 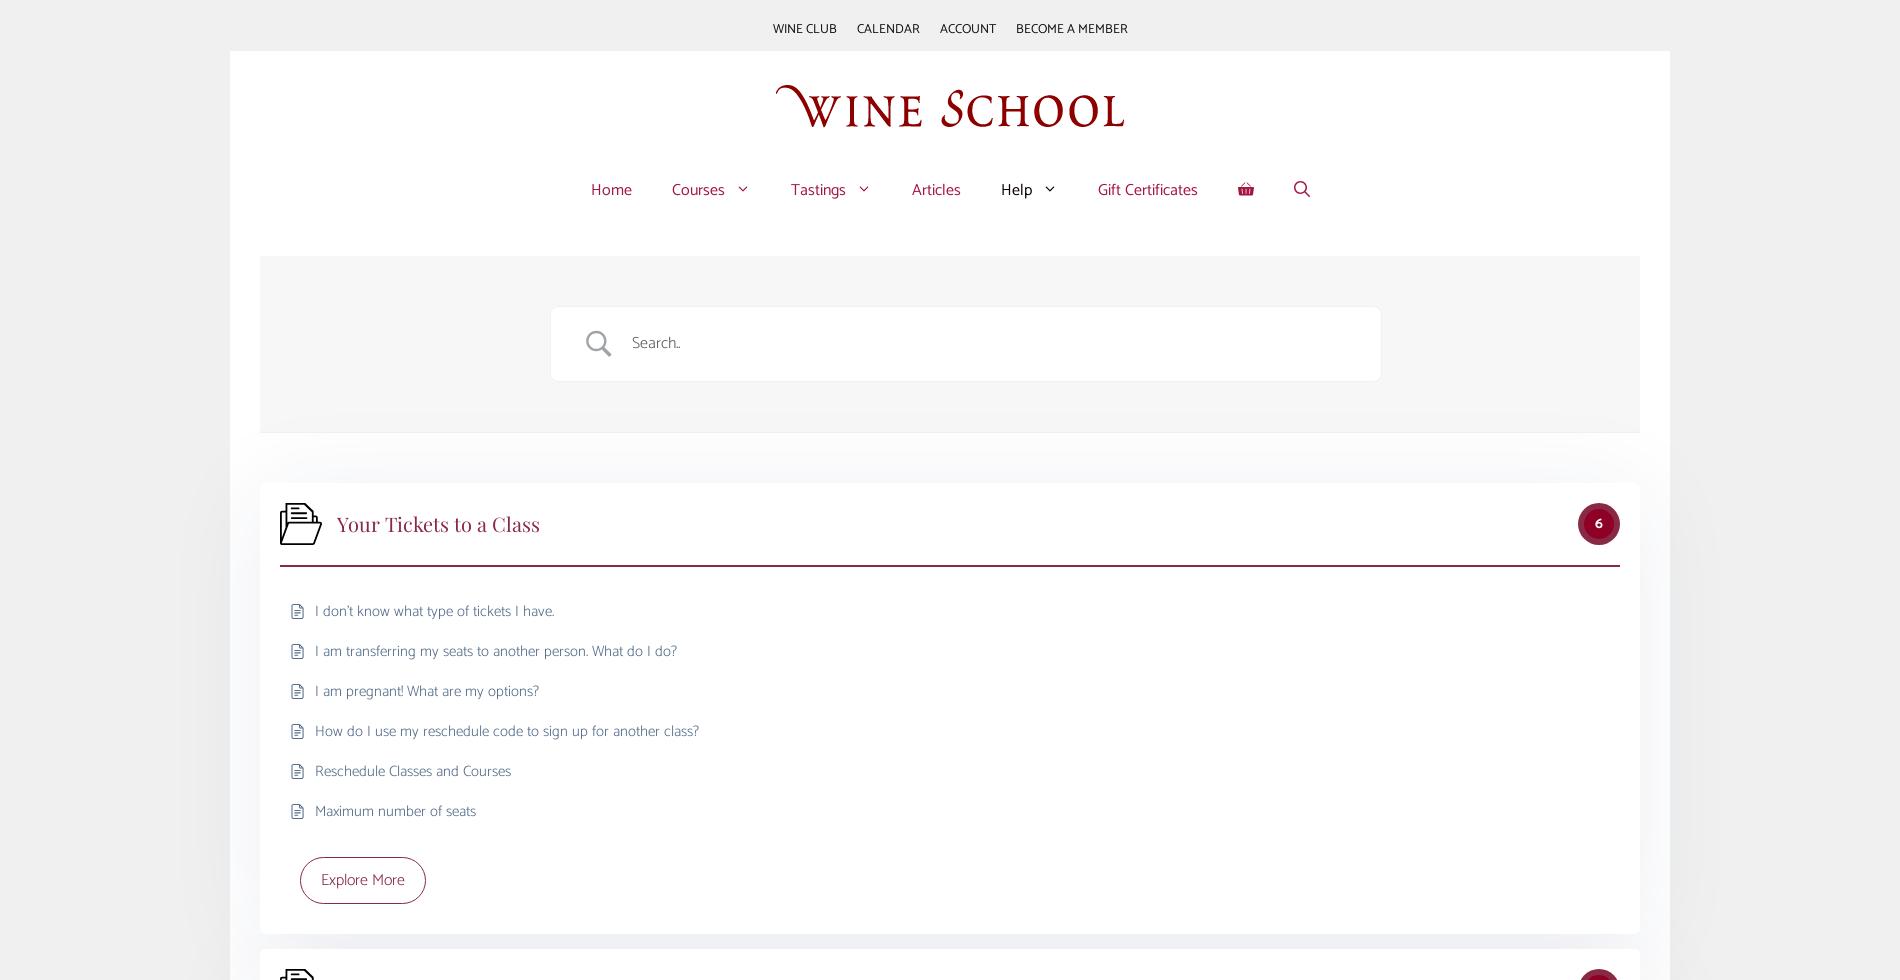 What do you see at coordinates (610, 189) in the screenshot?
I see `'Home'` at bounding box center [610, 189].